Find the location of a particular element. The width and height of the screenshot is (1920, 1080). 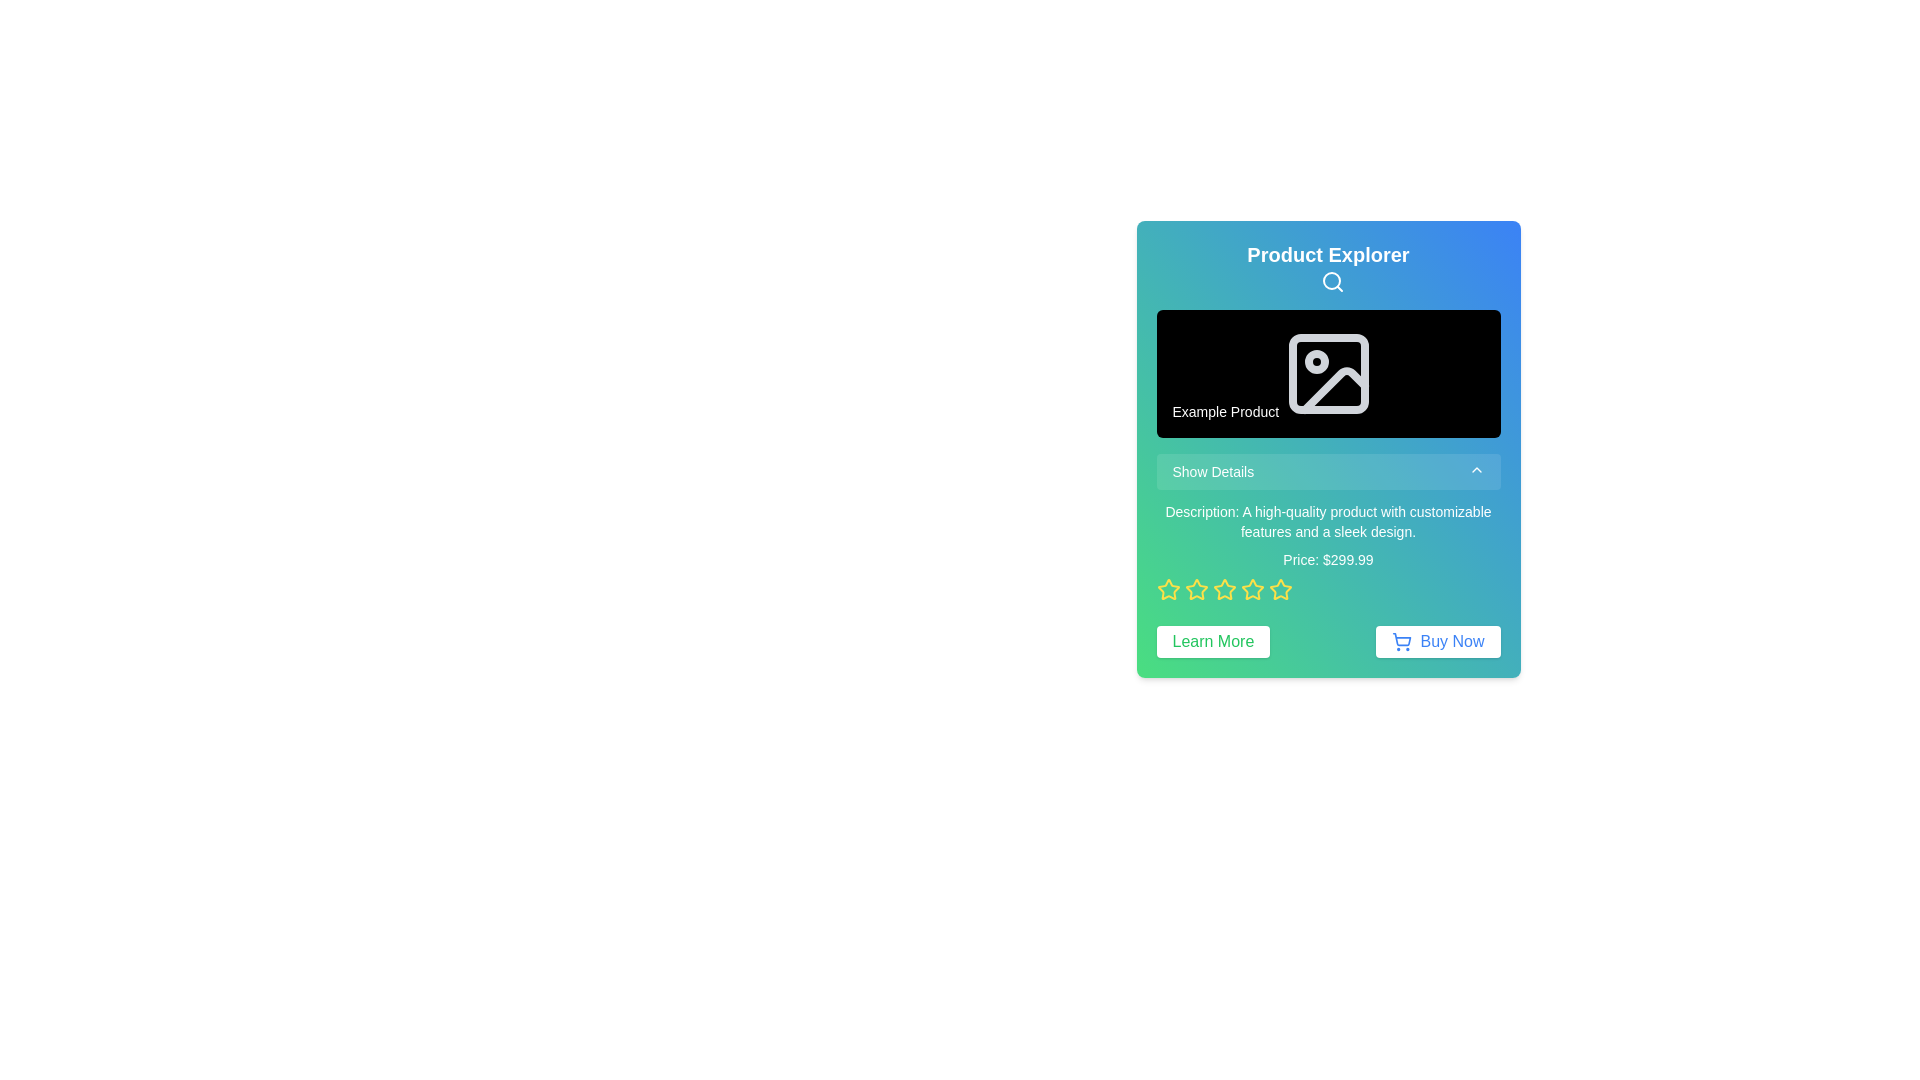

the sixth star in the horizontal sequence of seven stars is located at coordinates (1251, 588).